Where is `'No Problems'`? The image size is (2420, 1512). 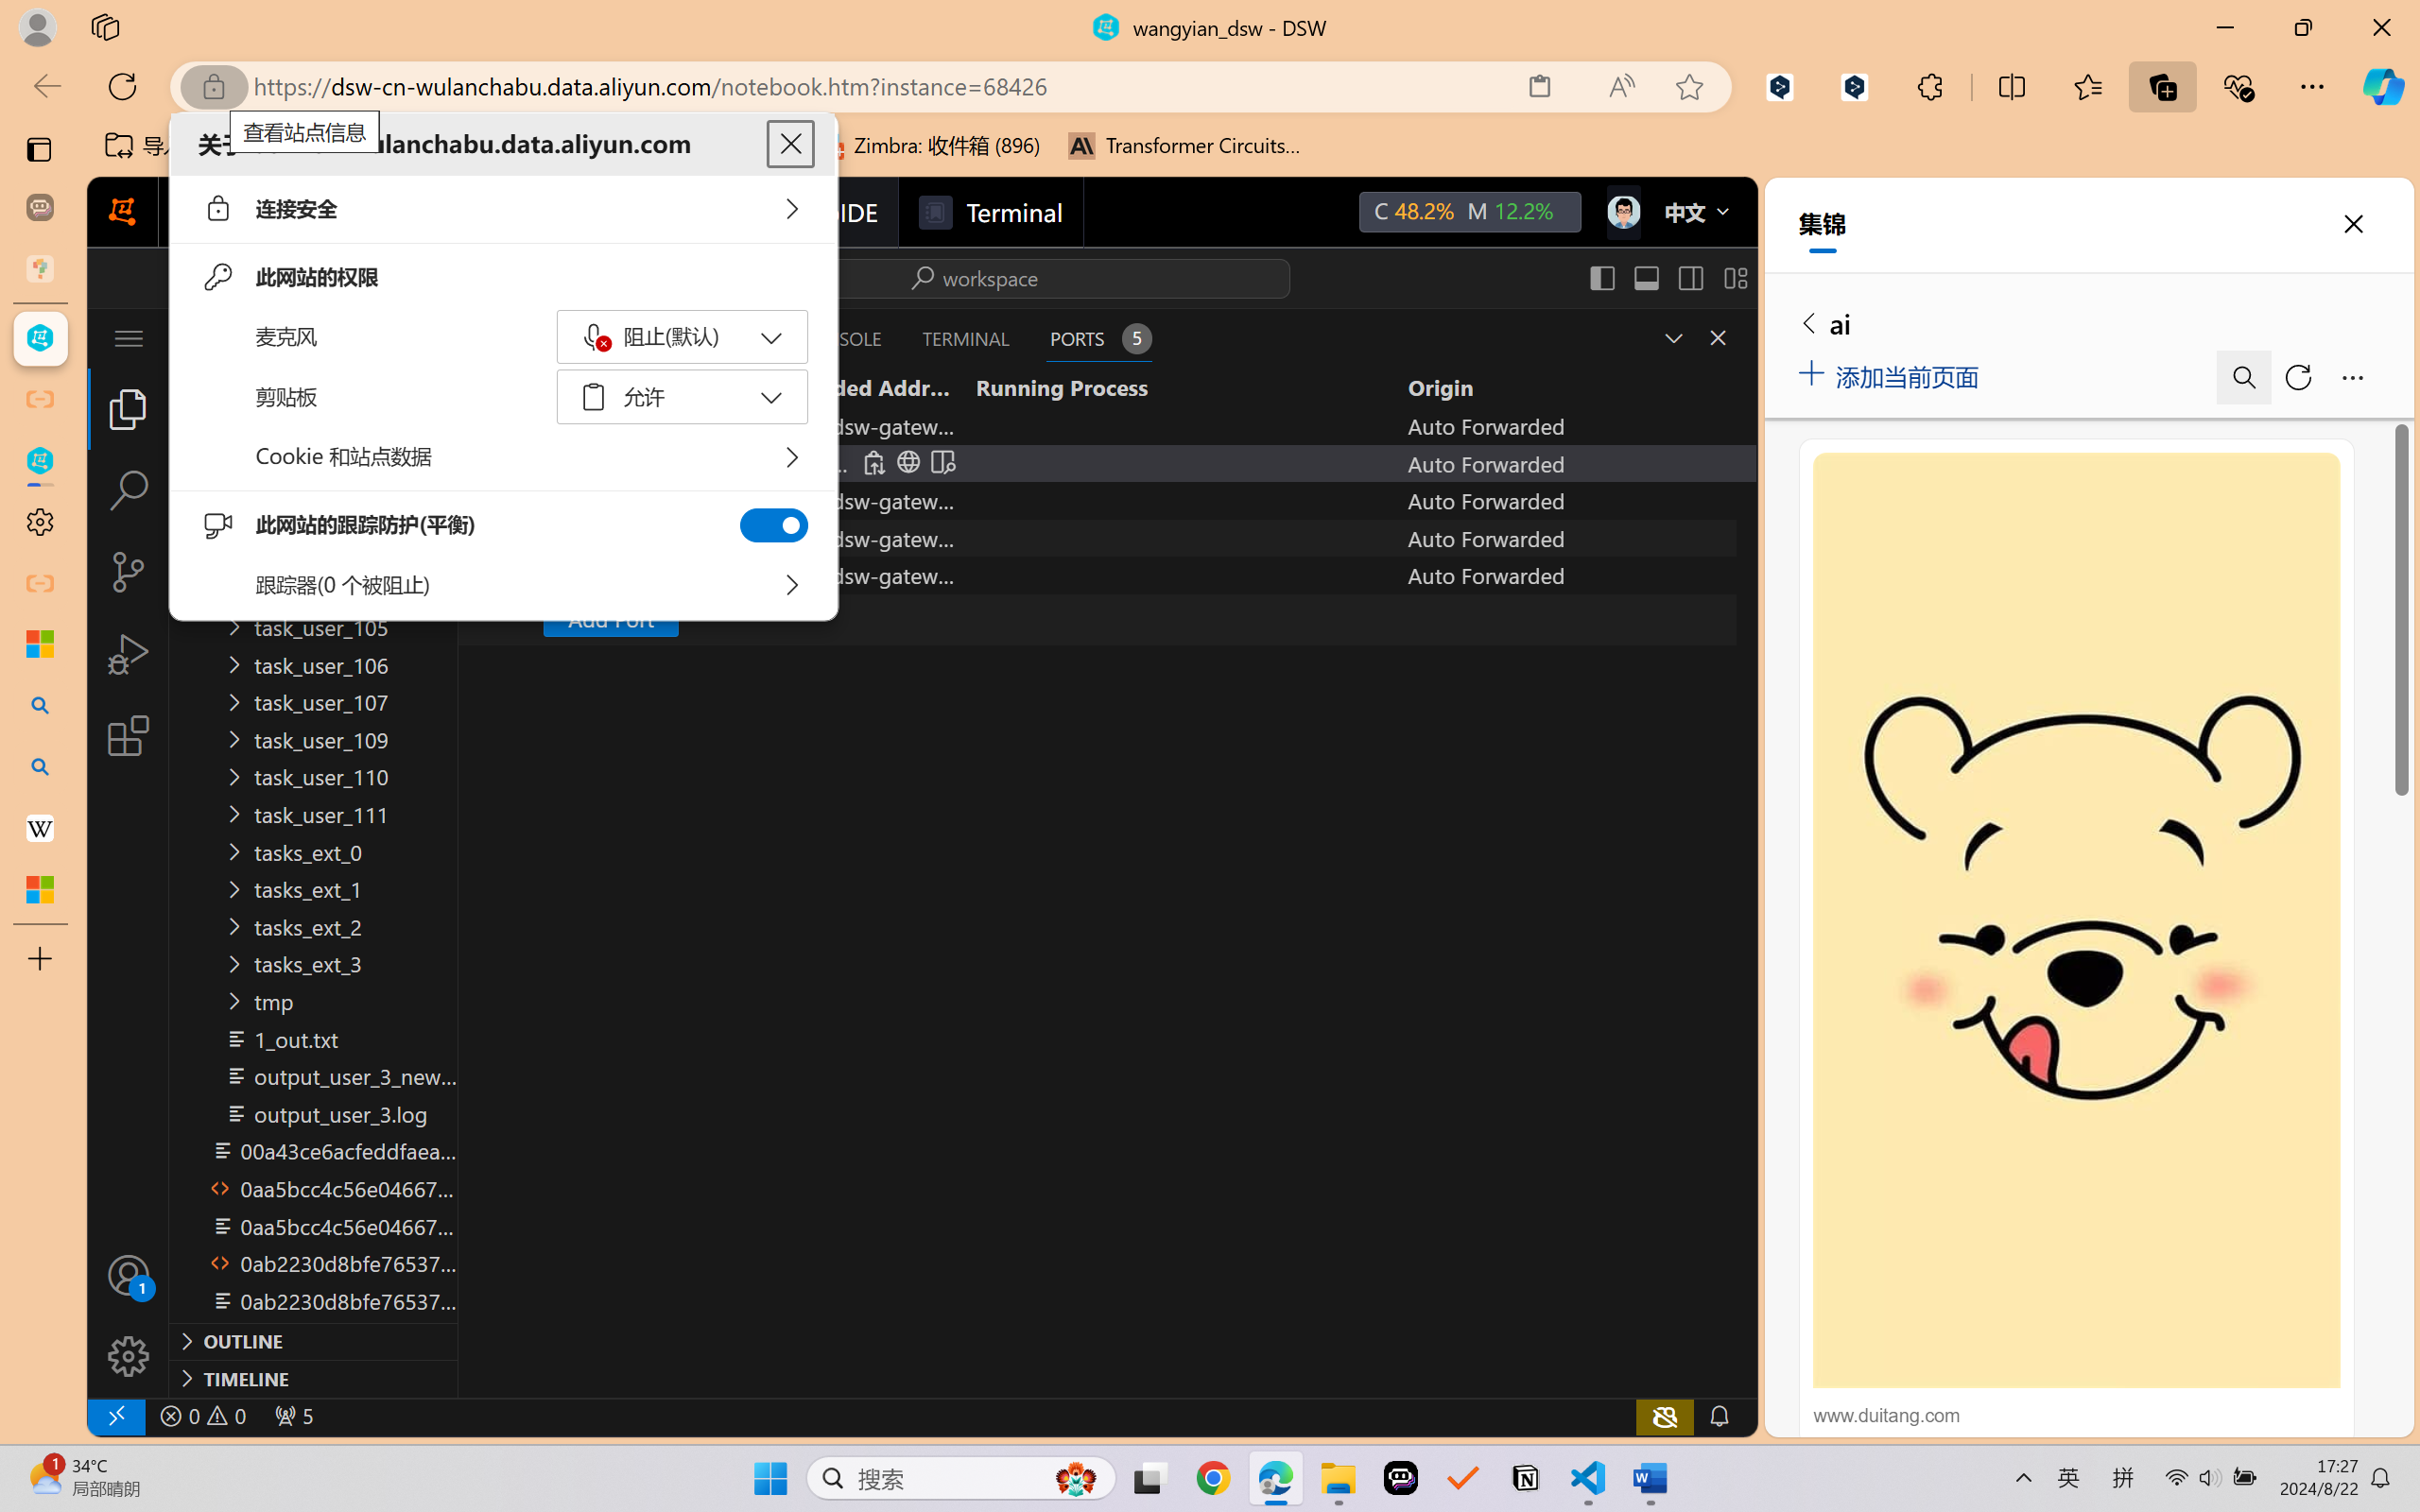 'No Problems' is located at coordinates (200, 1415).